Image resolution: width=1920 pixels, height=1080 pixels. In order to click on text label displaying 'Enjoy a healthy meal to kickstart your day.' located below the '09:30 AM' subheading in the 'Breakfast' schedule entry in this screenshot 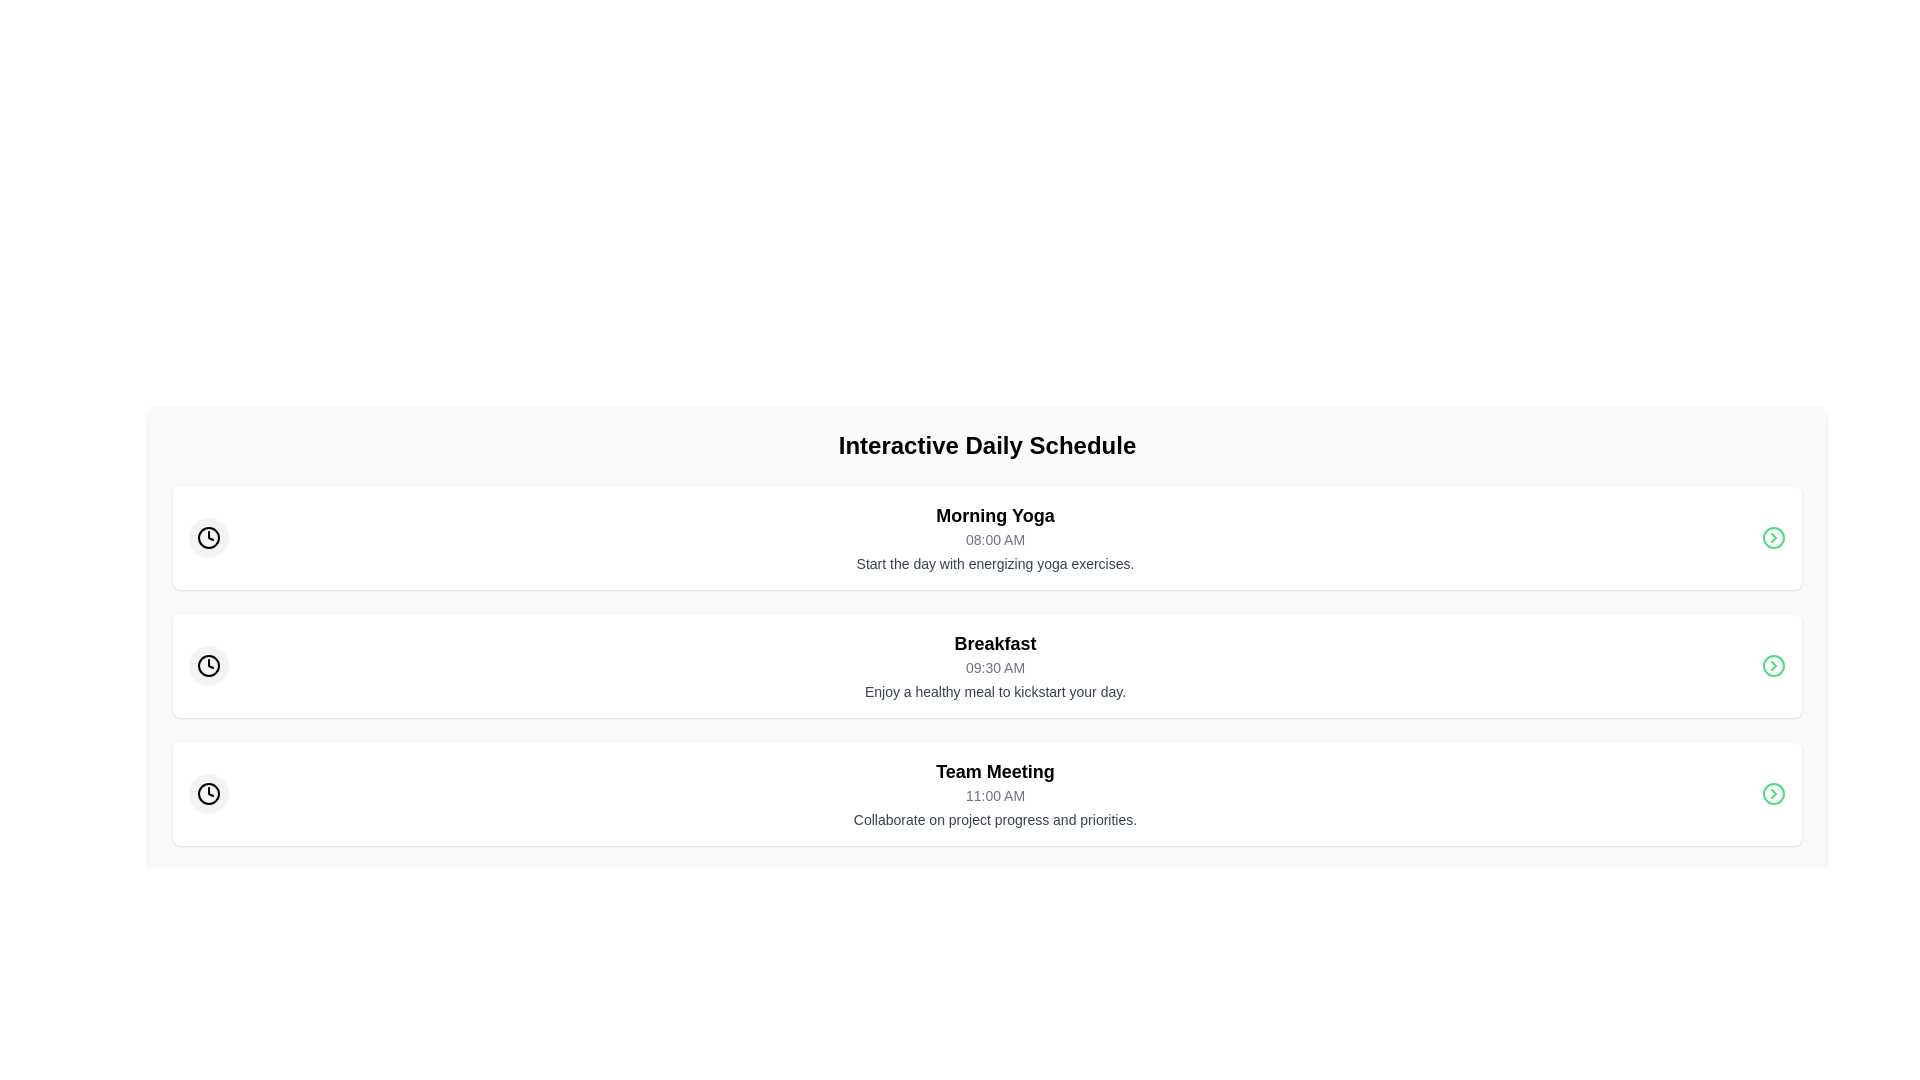, I will do `click(995, 690)`.